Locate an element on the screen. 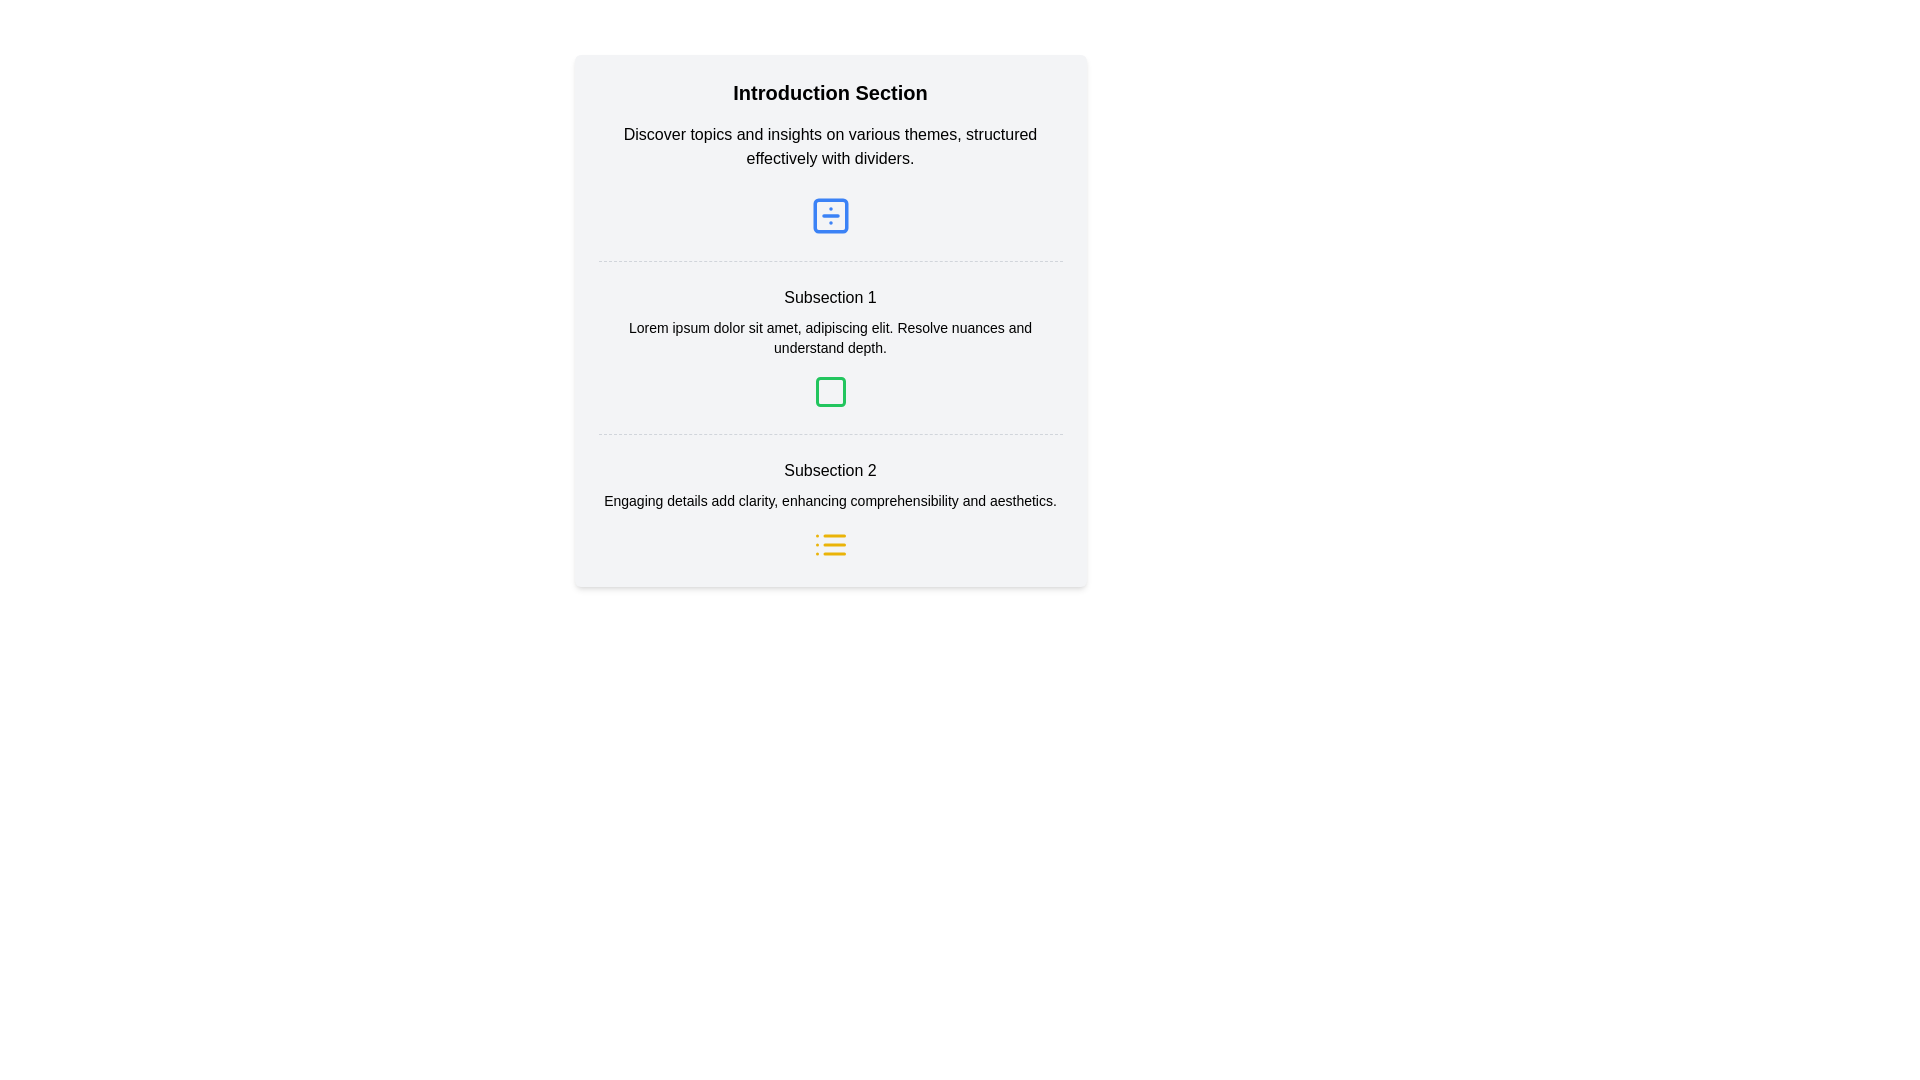 The image size is (1920, 1080). text element that serves as the title or header for its associated content, positioned above the description and below the dashed divider line is located at coordinates (830, 470).